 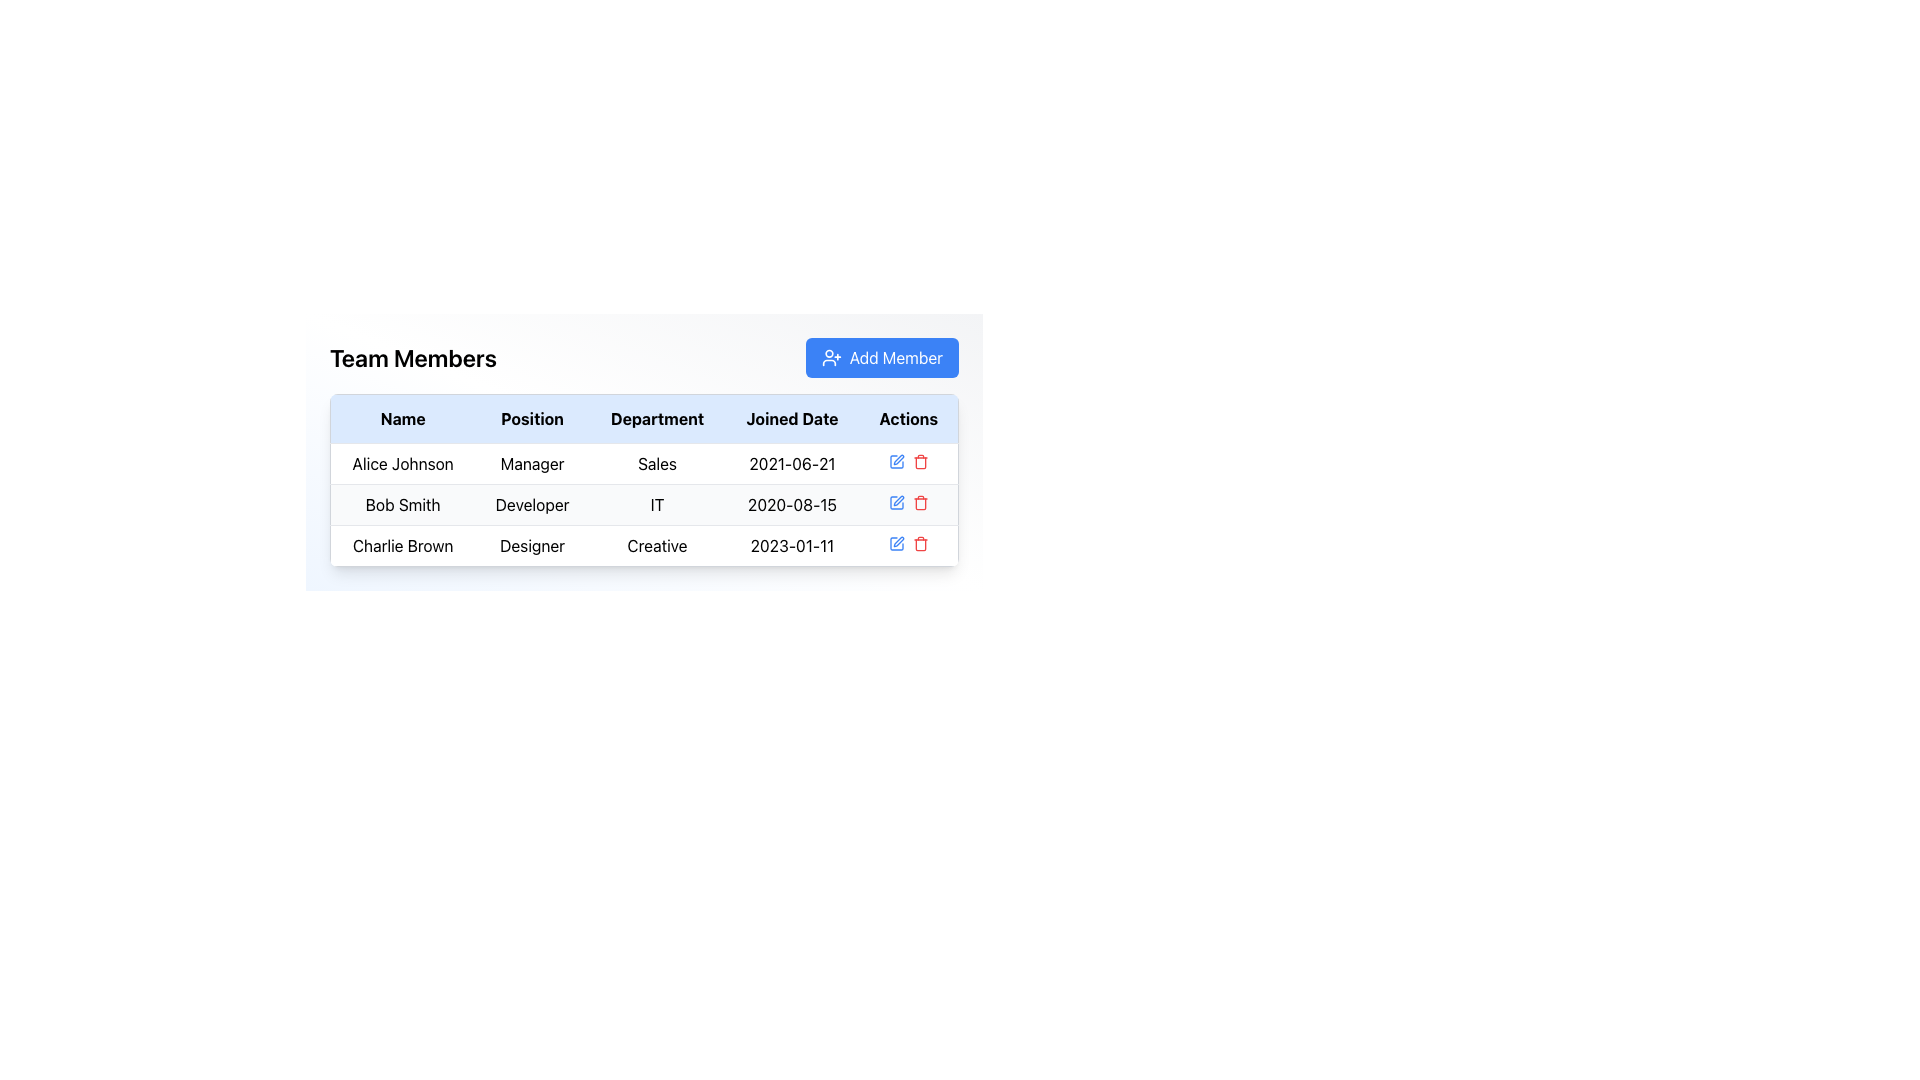 What do you see at coordinates (401, 546) in the screenshot?
I see `the text label displaying the name 'Charlie Brown' in the third row of the 'Team Members' table under the 'Name' column` at bounding box center [401, 546].